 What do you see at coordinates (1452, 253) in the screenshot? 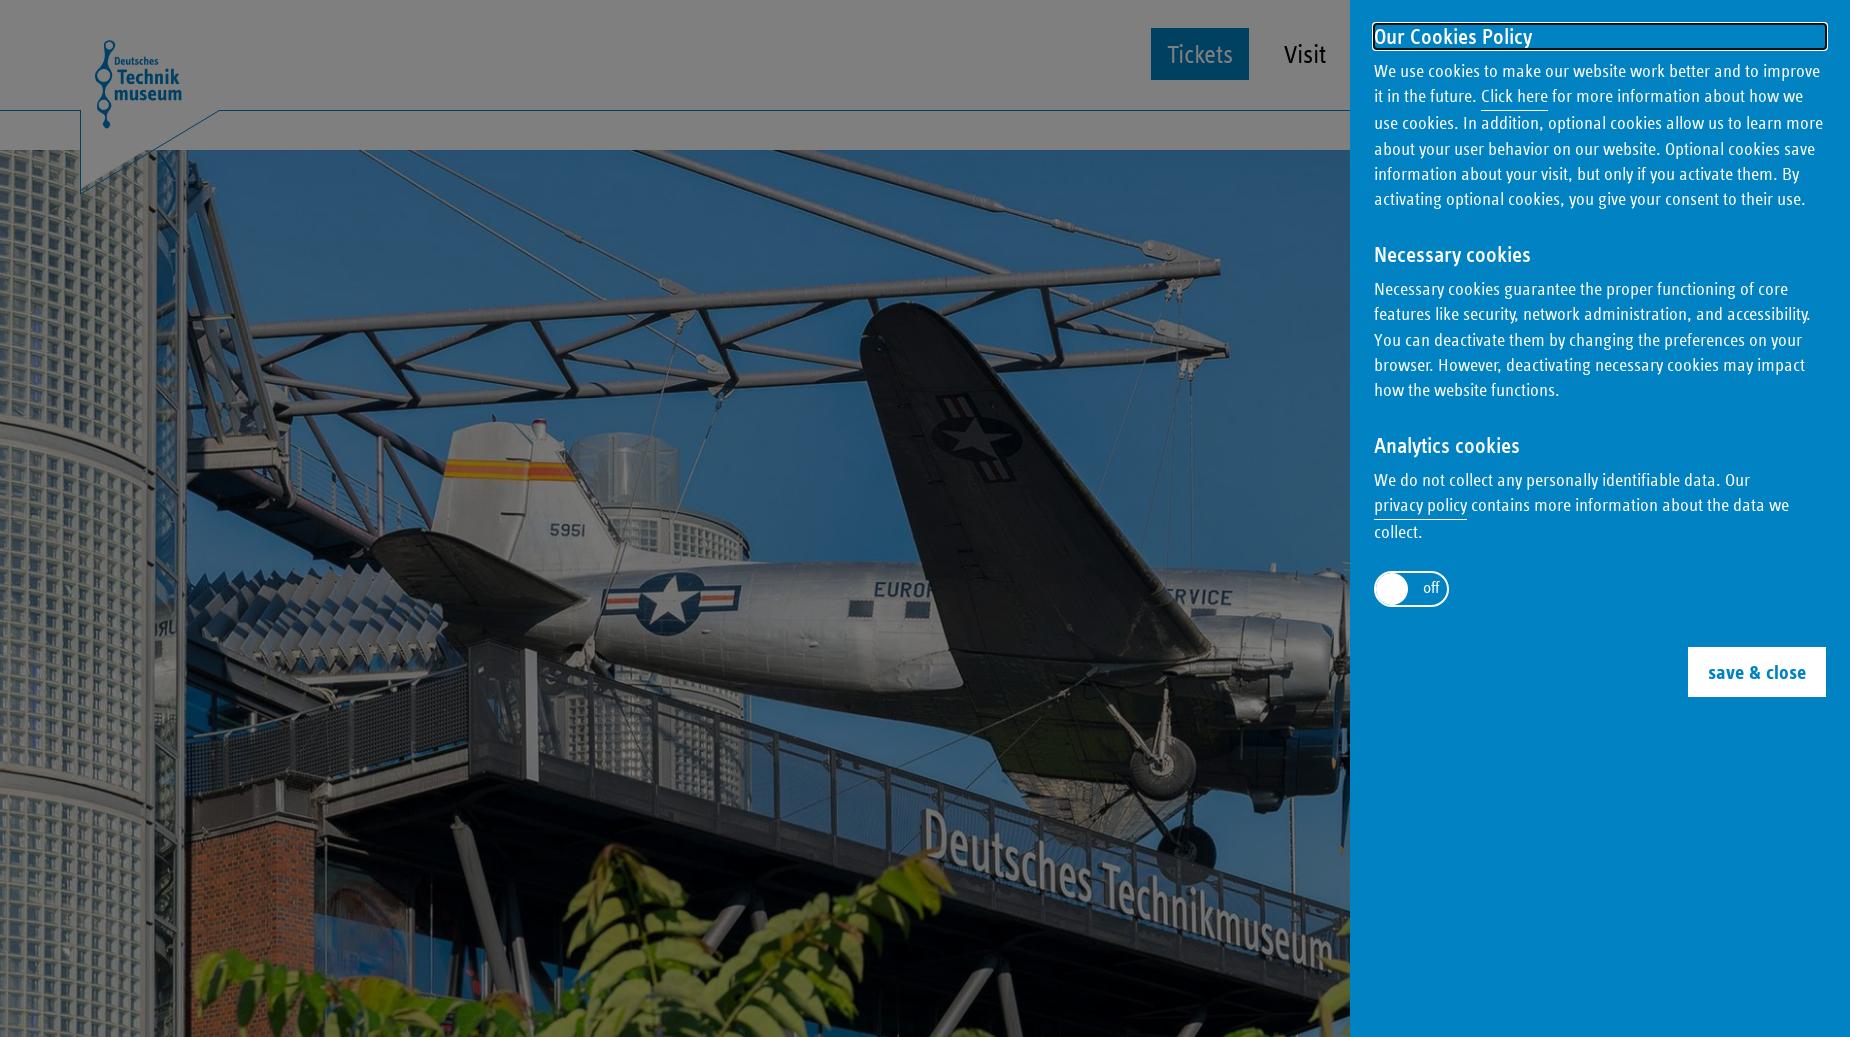
I see `'Necessary cookies'` at bounding box center [1452, 253].